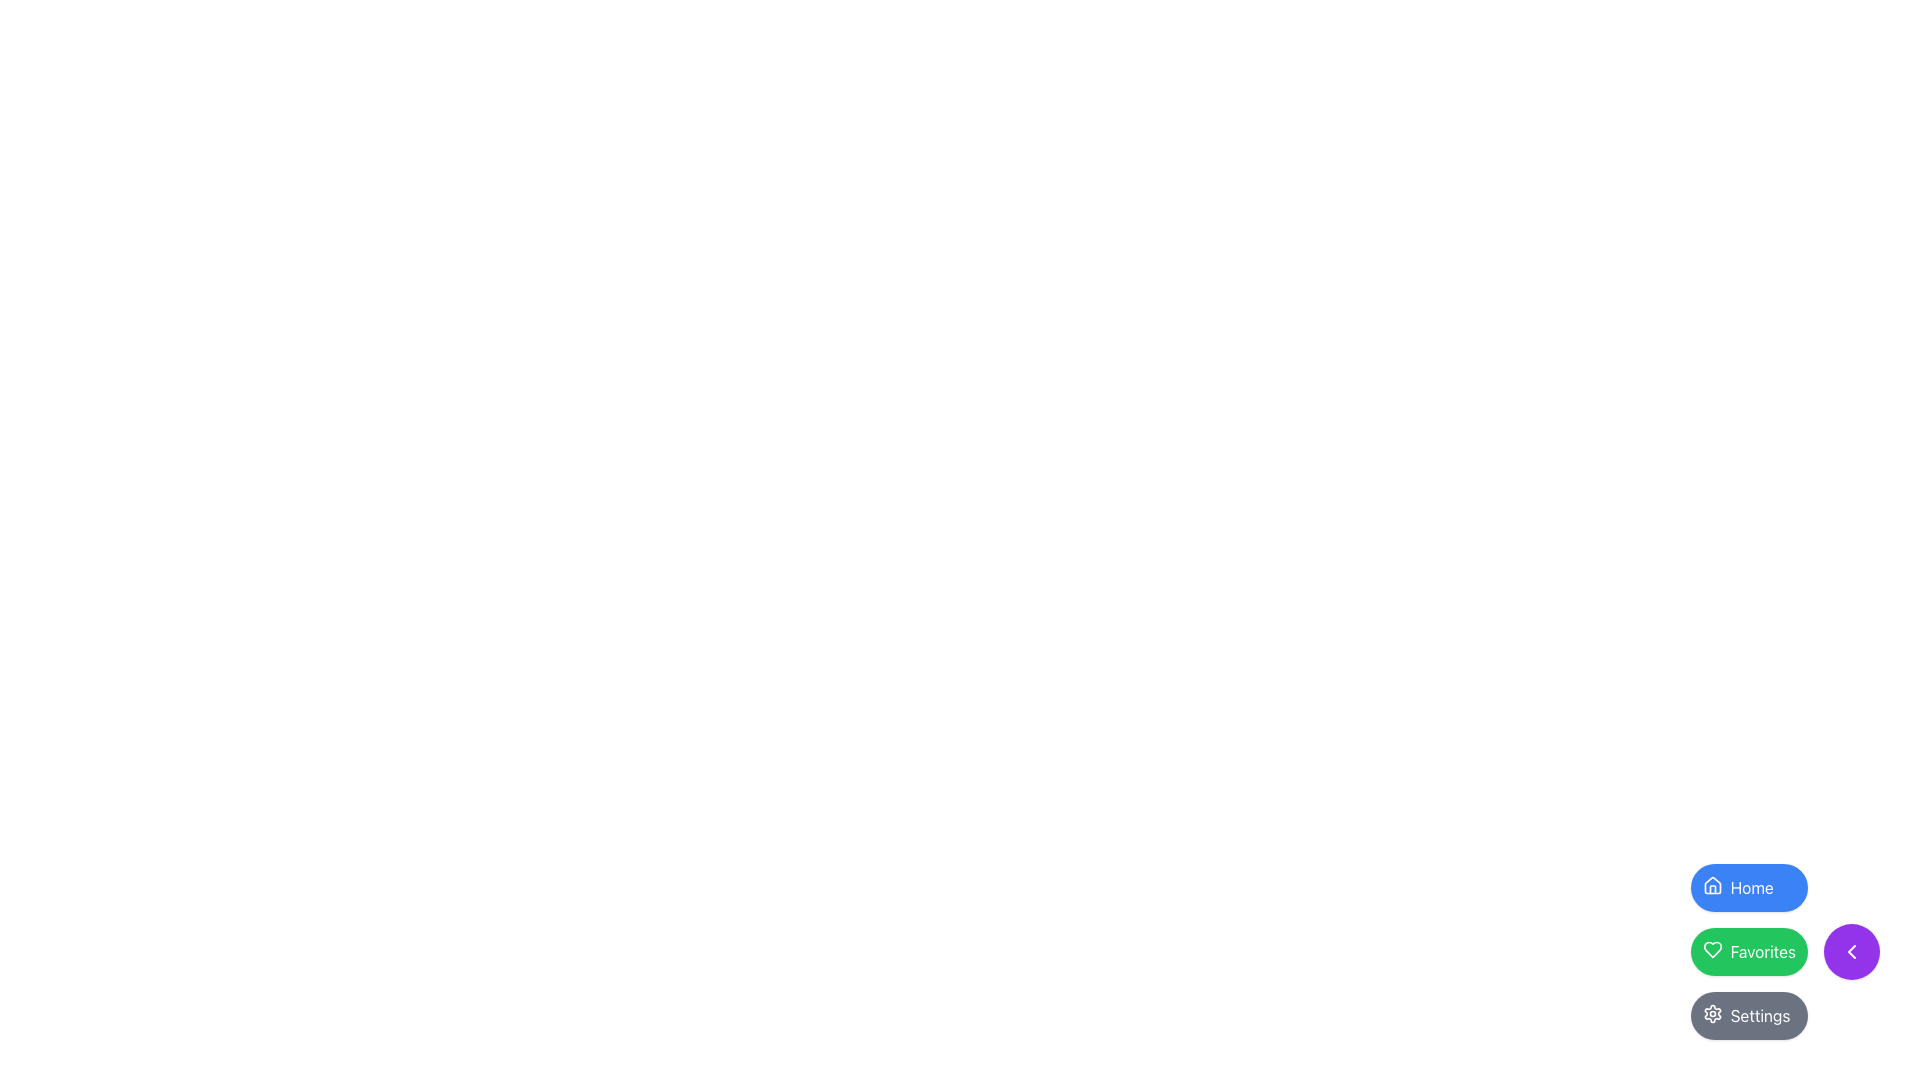 Image resolution: width=1920 pixels, height=1080 pixels. I want to click on the heart icon representing 'Favorites' located within the 'Favorites' button in the bottom-right corner of the interface, so click(1711, 948).